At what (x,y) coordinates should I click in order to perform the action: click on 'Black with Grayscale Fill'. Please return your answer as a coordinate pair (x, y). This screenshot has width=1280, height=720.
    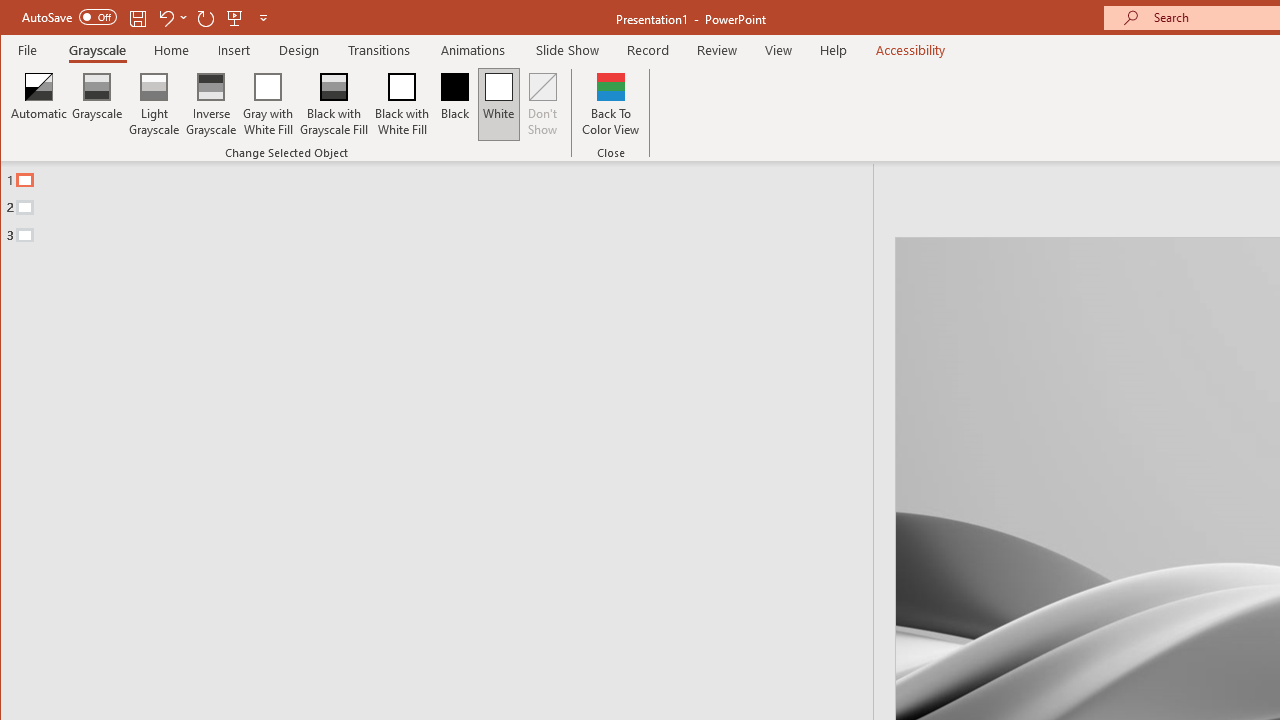
    Looking at the image, I should click on (334, 104).